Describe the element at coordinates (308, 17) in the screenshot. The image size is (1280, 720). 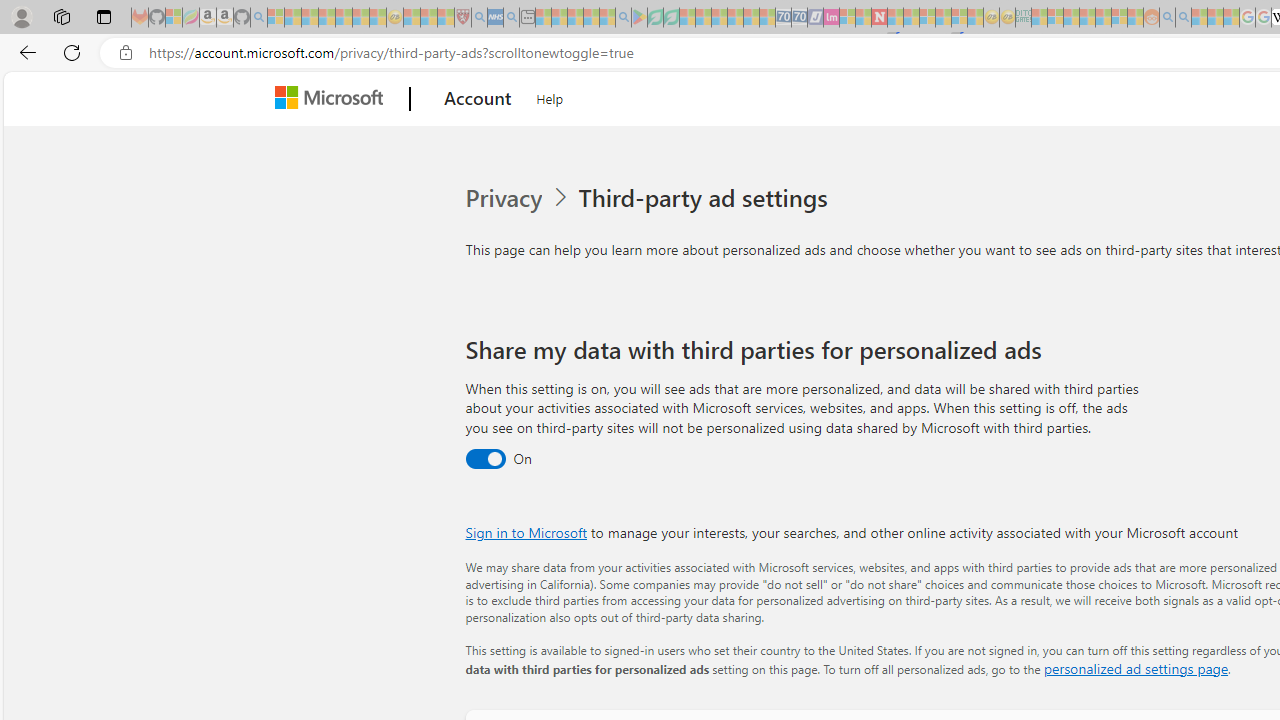
I see `'The Weather Channel - MSN - Sleeping'` at that location.